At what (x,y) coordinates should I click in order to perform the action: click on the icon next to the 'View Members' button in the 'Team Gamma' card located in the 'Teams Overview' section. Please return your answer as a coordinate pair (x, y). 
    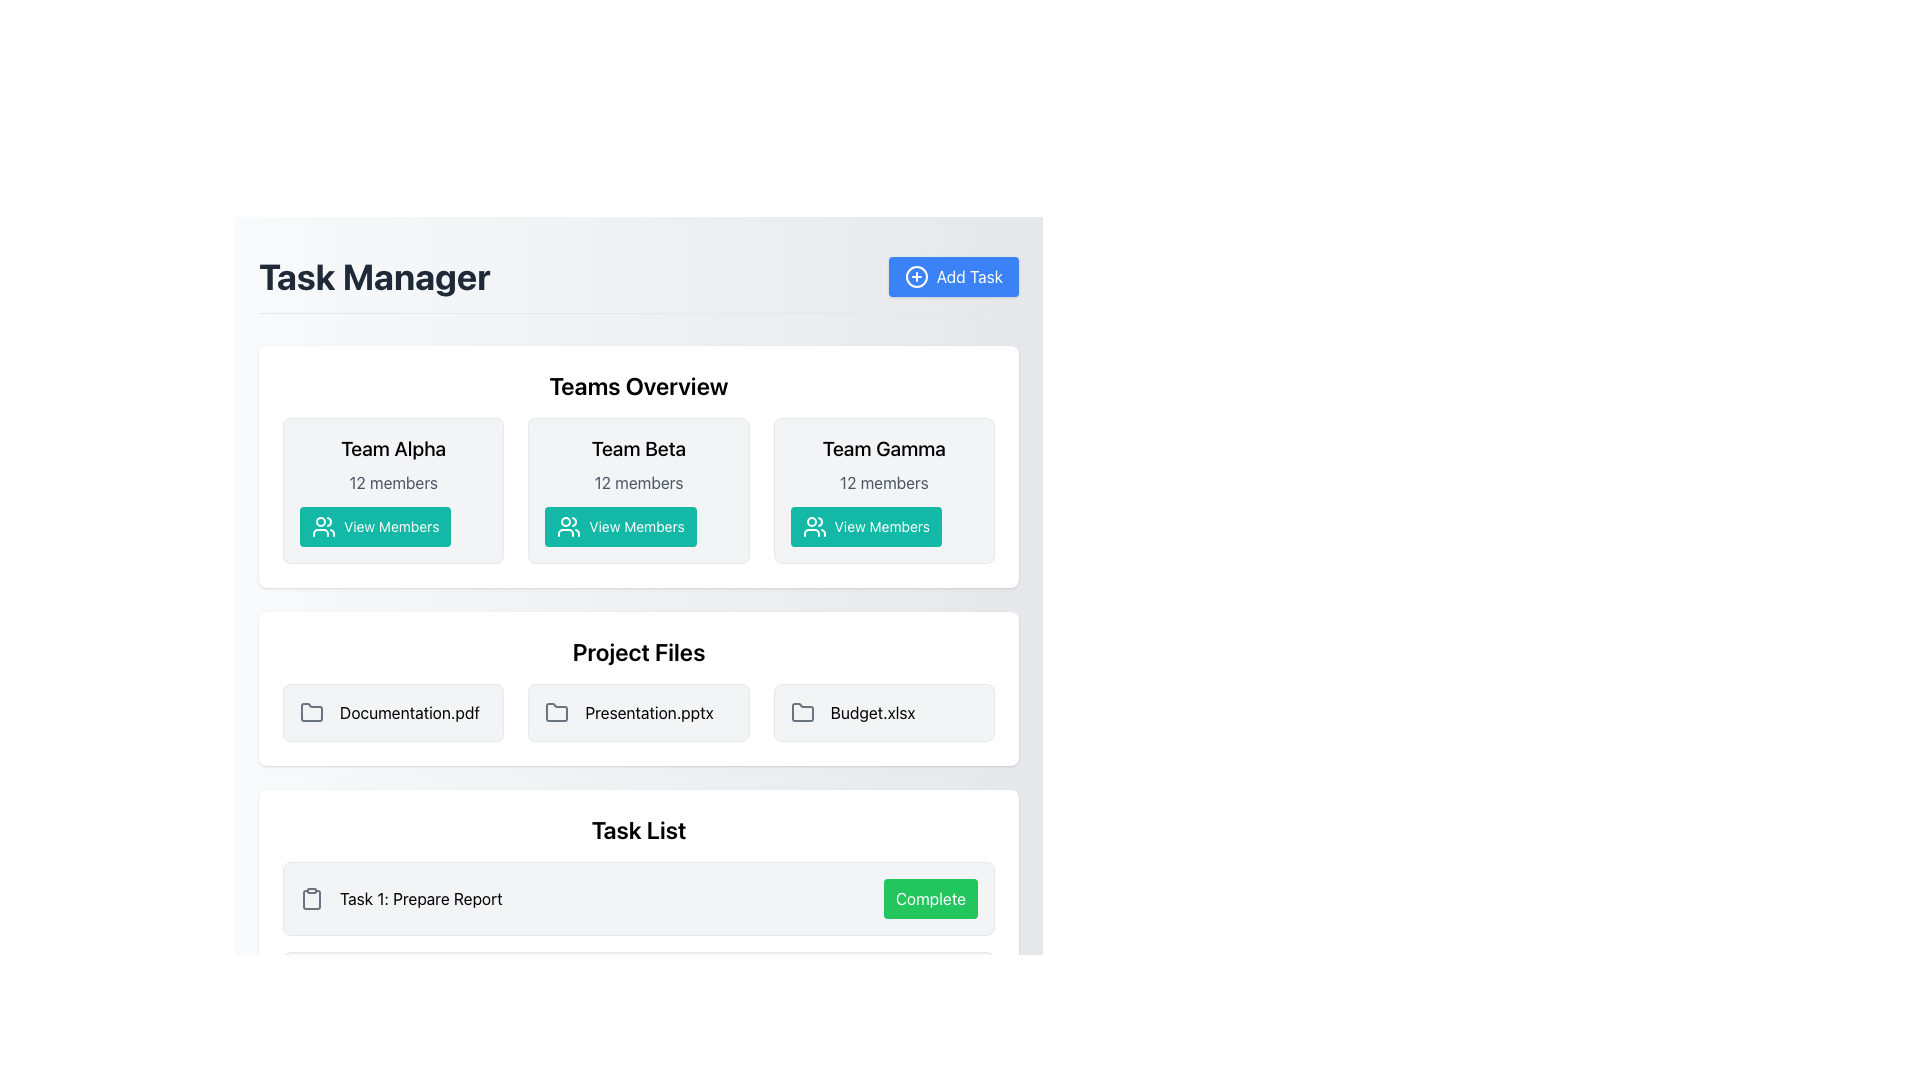
    Looking at the image, I should click on (814, 526).